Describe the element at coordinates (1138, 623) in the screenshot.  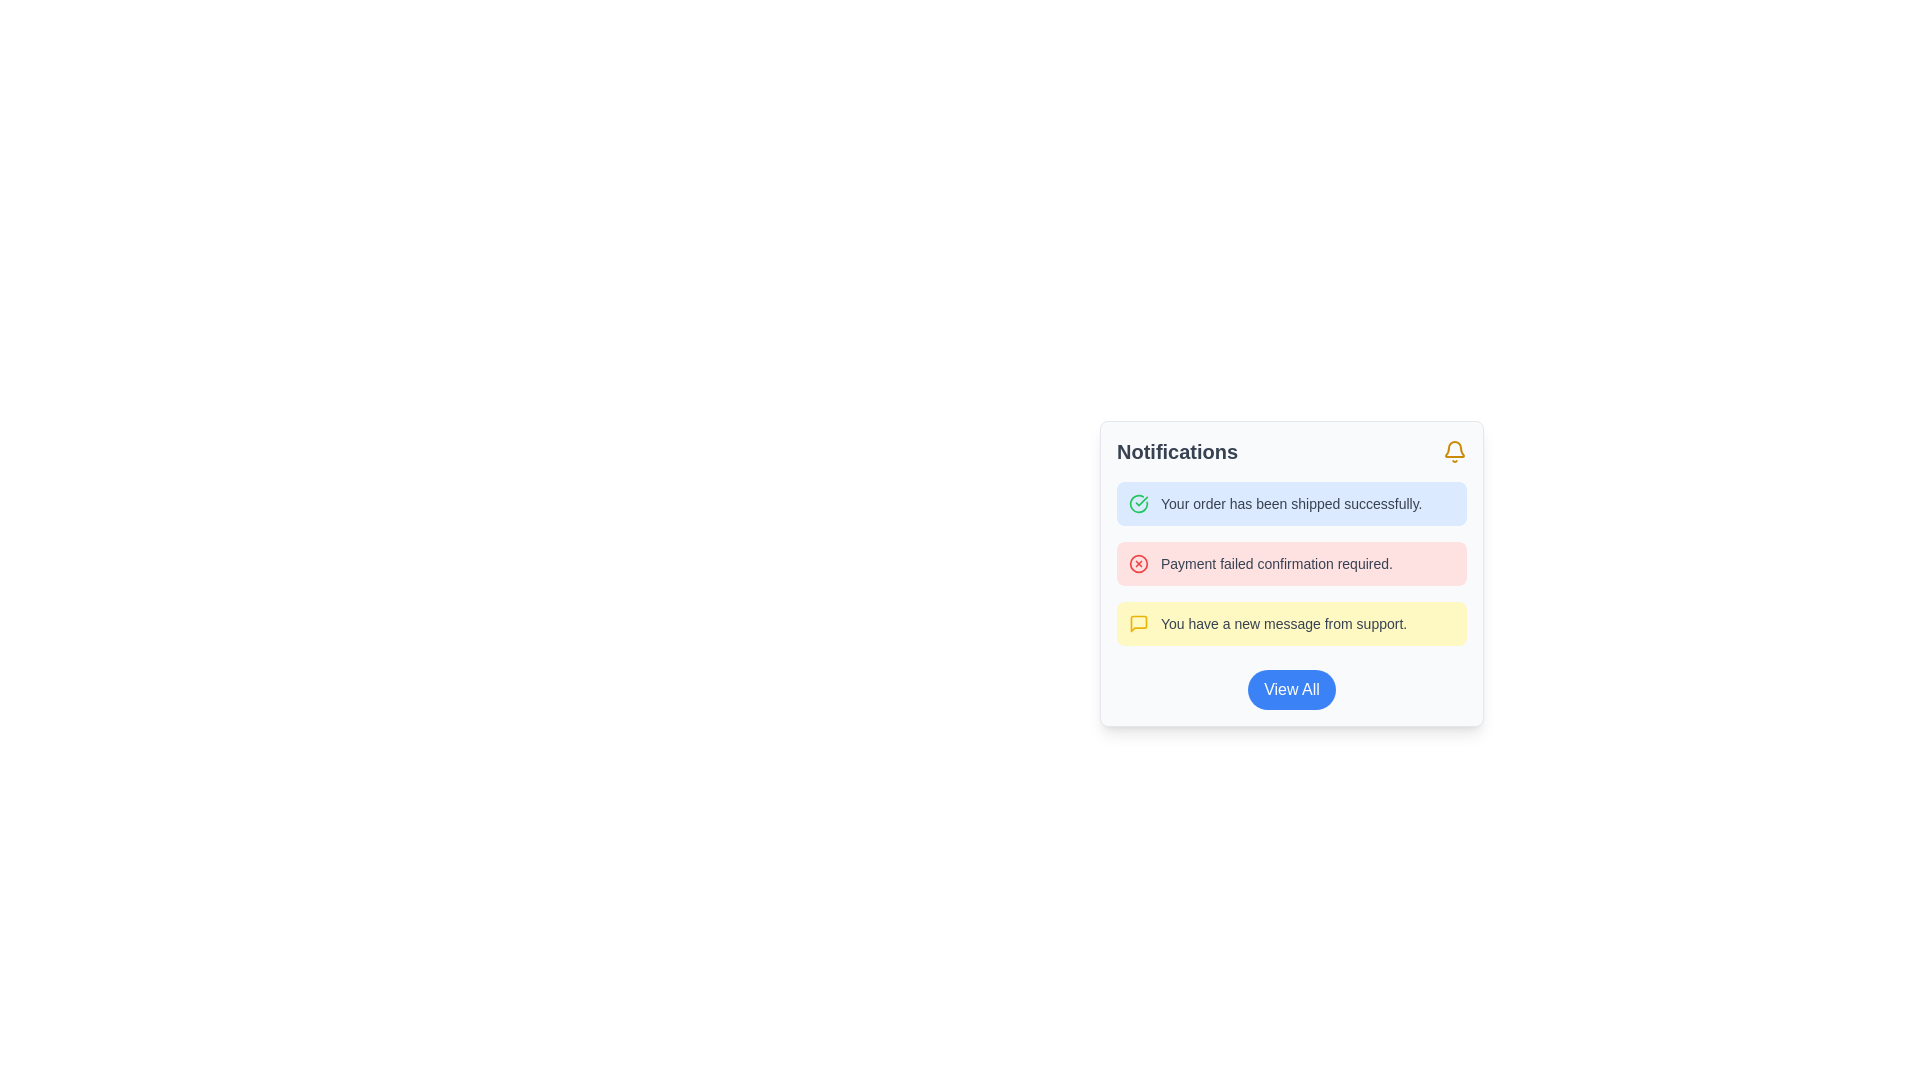
I see `the yellow speech bubble icon located to the left of the third notification message in the notification list` at that location.